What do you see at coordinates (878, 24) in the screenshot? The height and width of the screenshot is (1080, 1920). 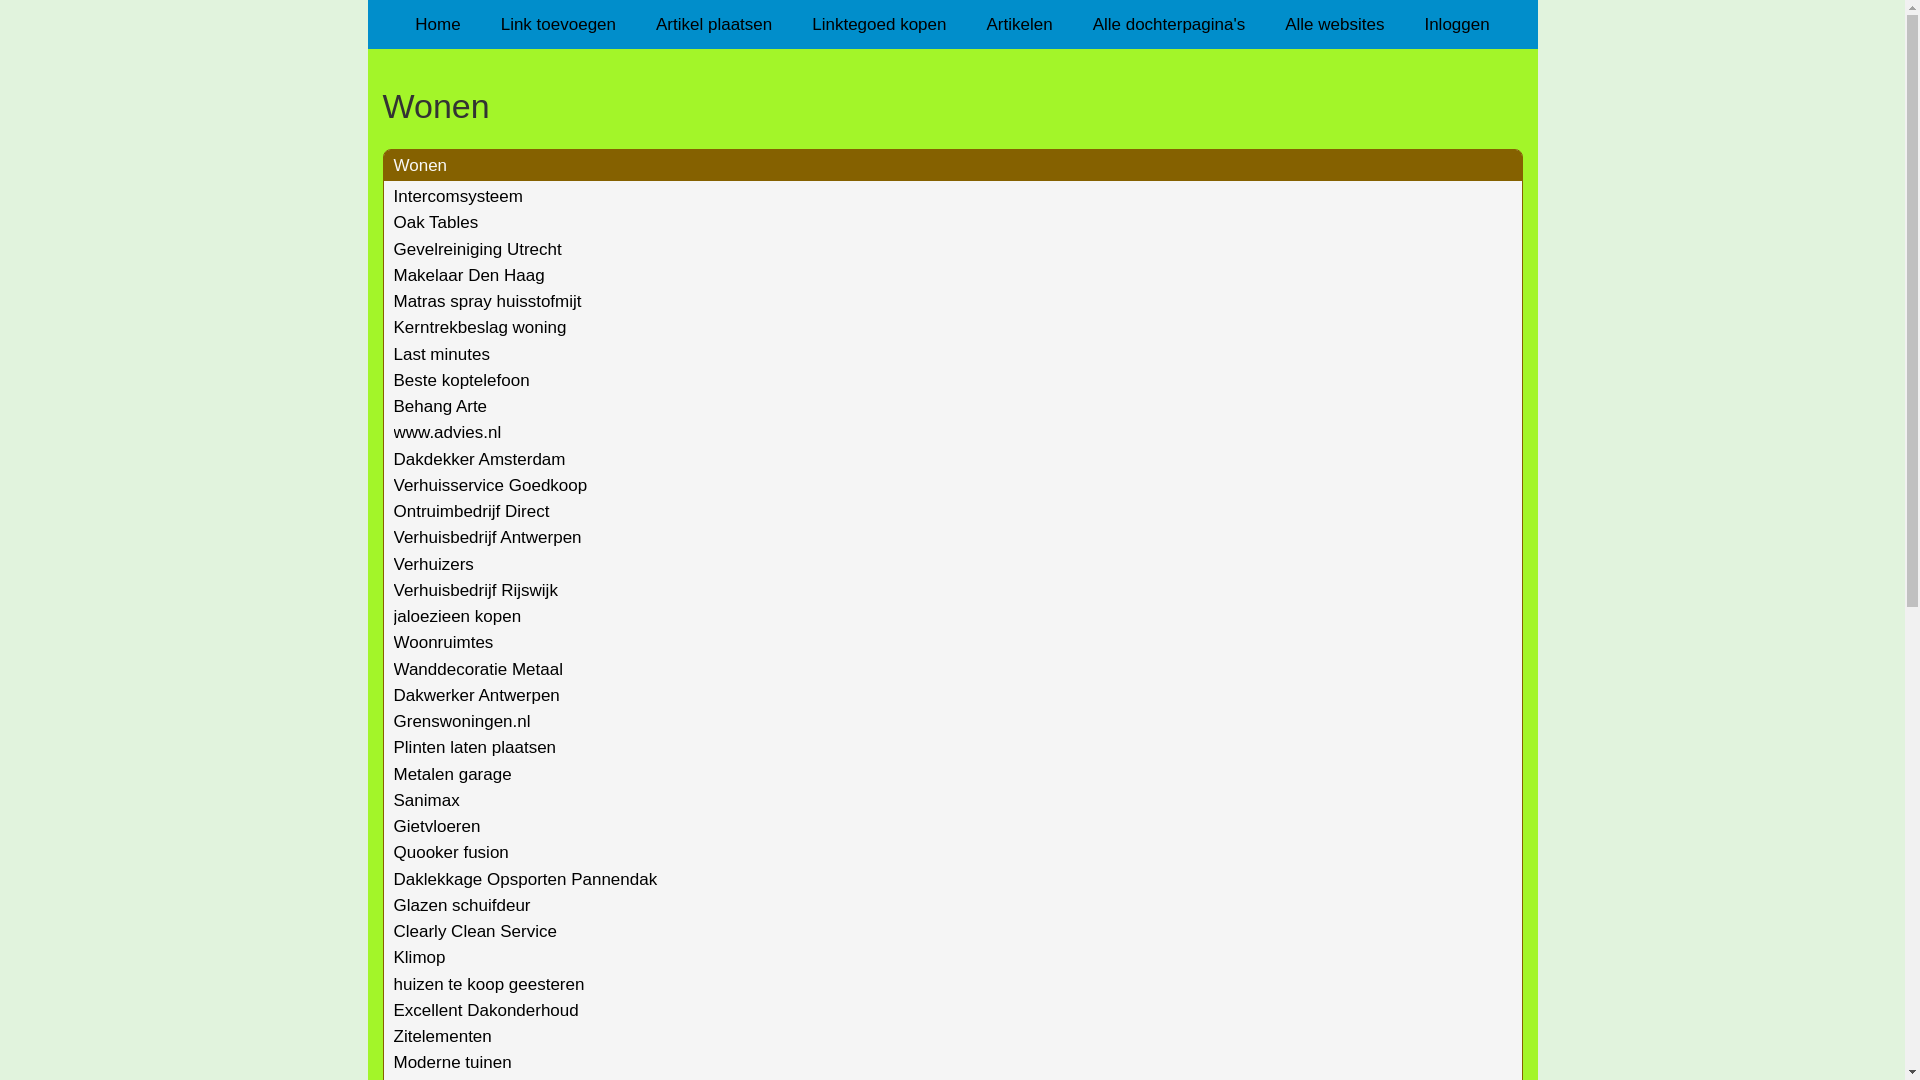 I see `'Linktegoed kopen'` at bounding box center [878, 24].